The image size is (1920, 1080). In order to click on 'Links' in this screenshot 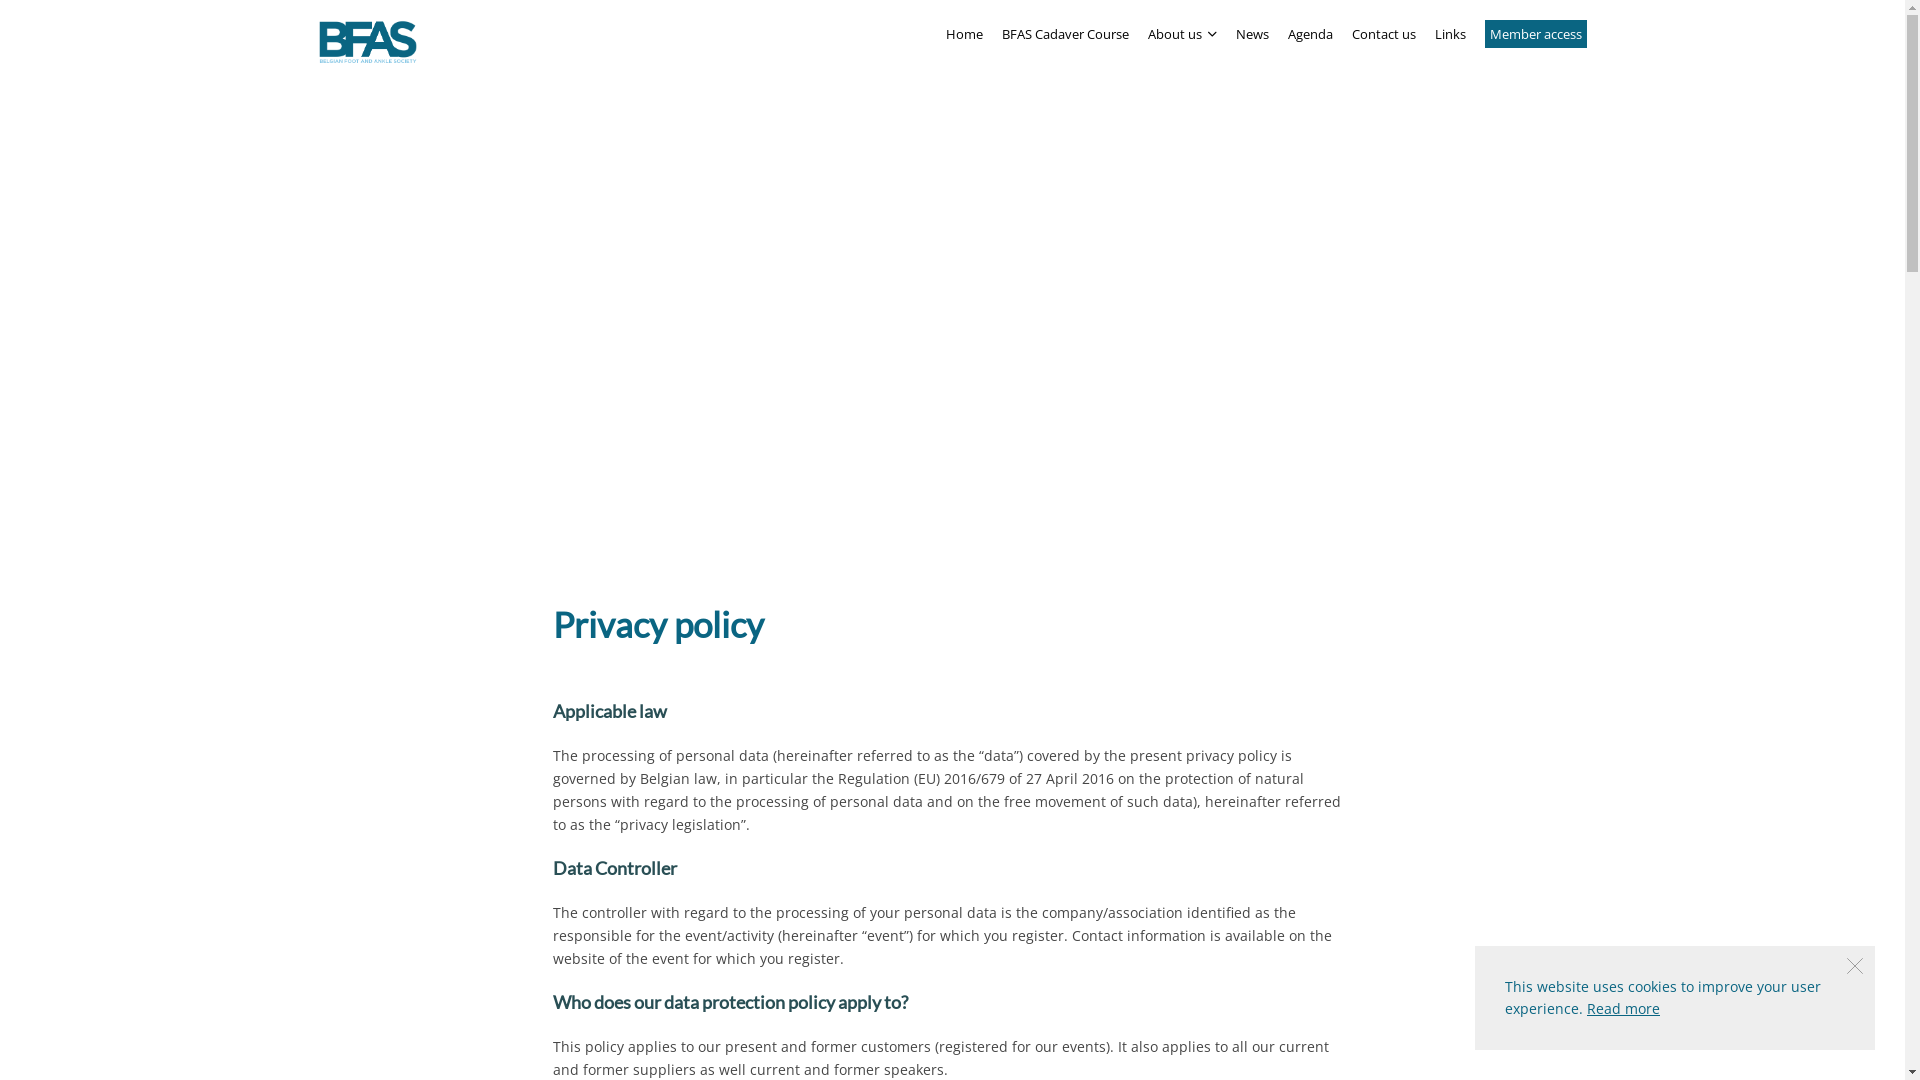, I will do `click(1450, 34)`.